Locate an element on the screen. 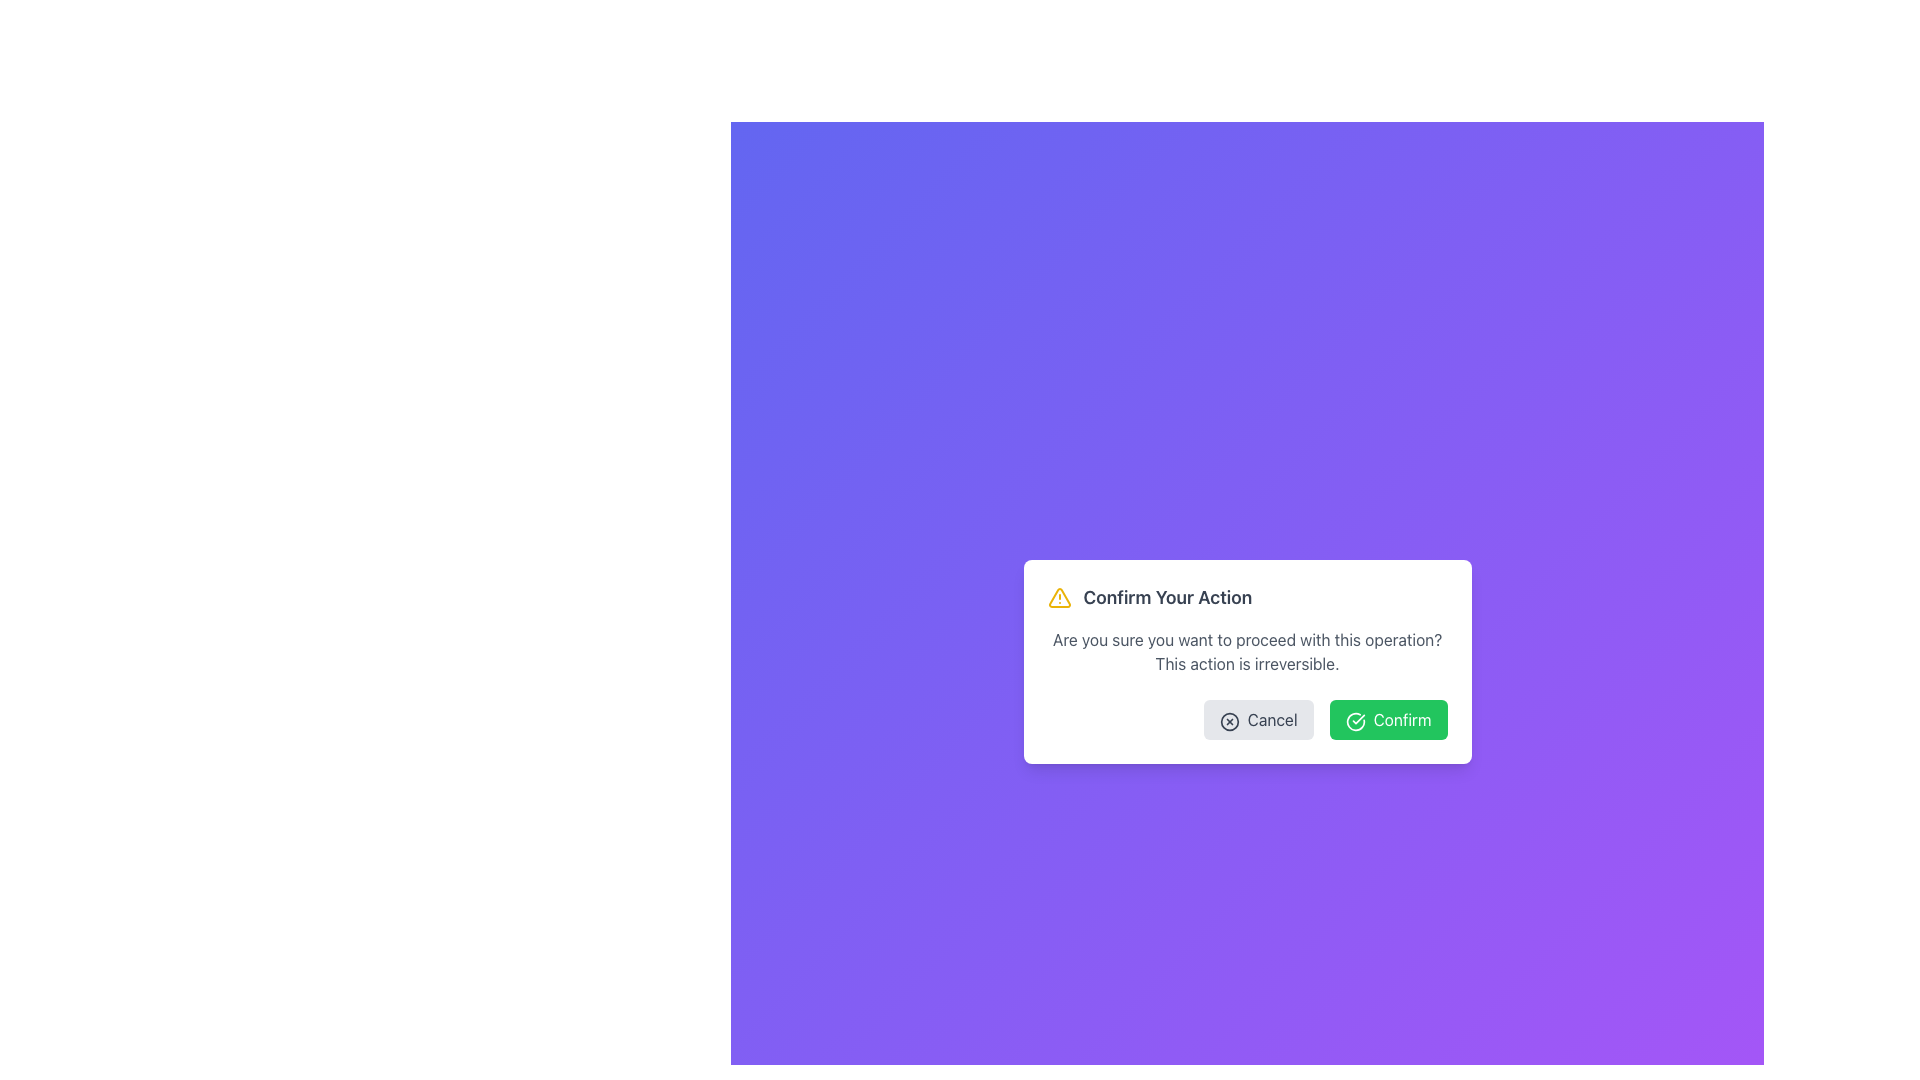 The width and height of the screenshot is (1920, 1080). the text block that reads 'Are you sure you want to proceed with this operation? This action is irreversible.' within the styled white dialog box is located at coordinates (1246, 651).